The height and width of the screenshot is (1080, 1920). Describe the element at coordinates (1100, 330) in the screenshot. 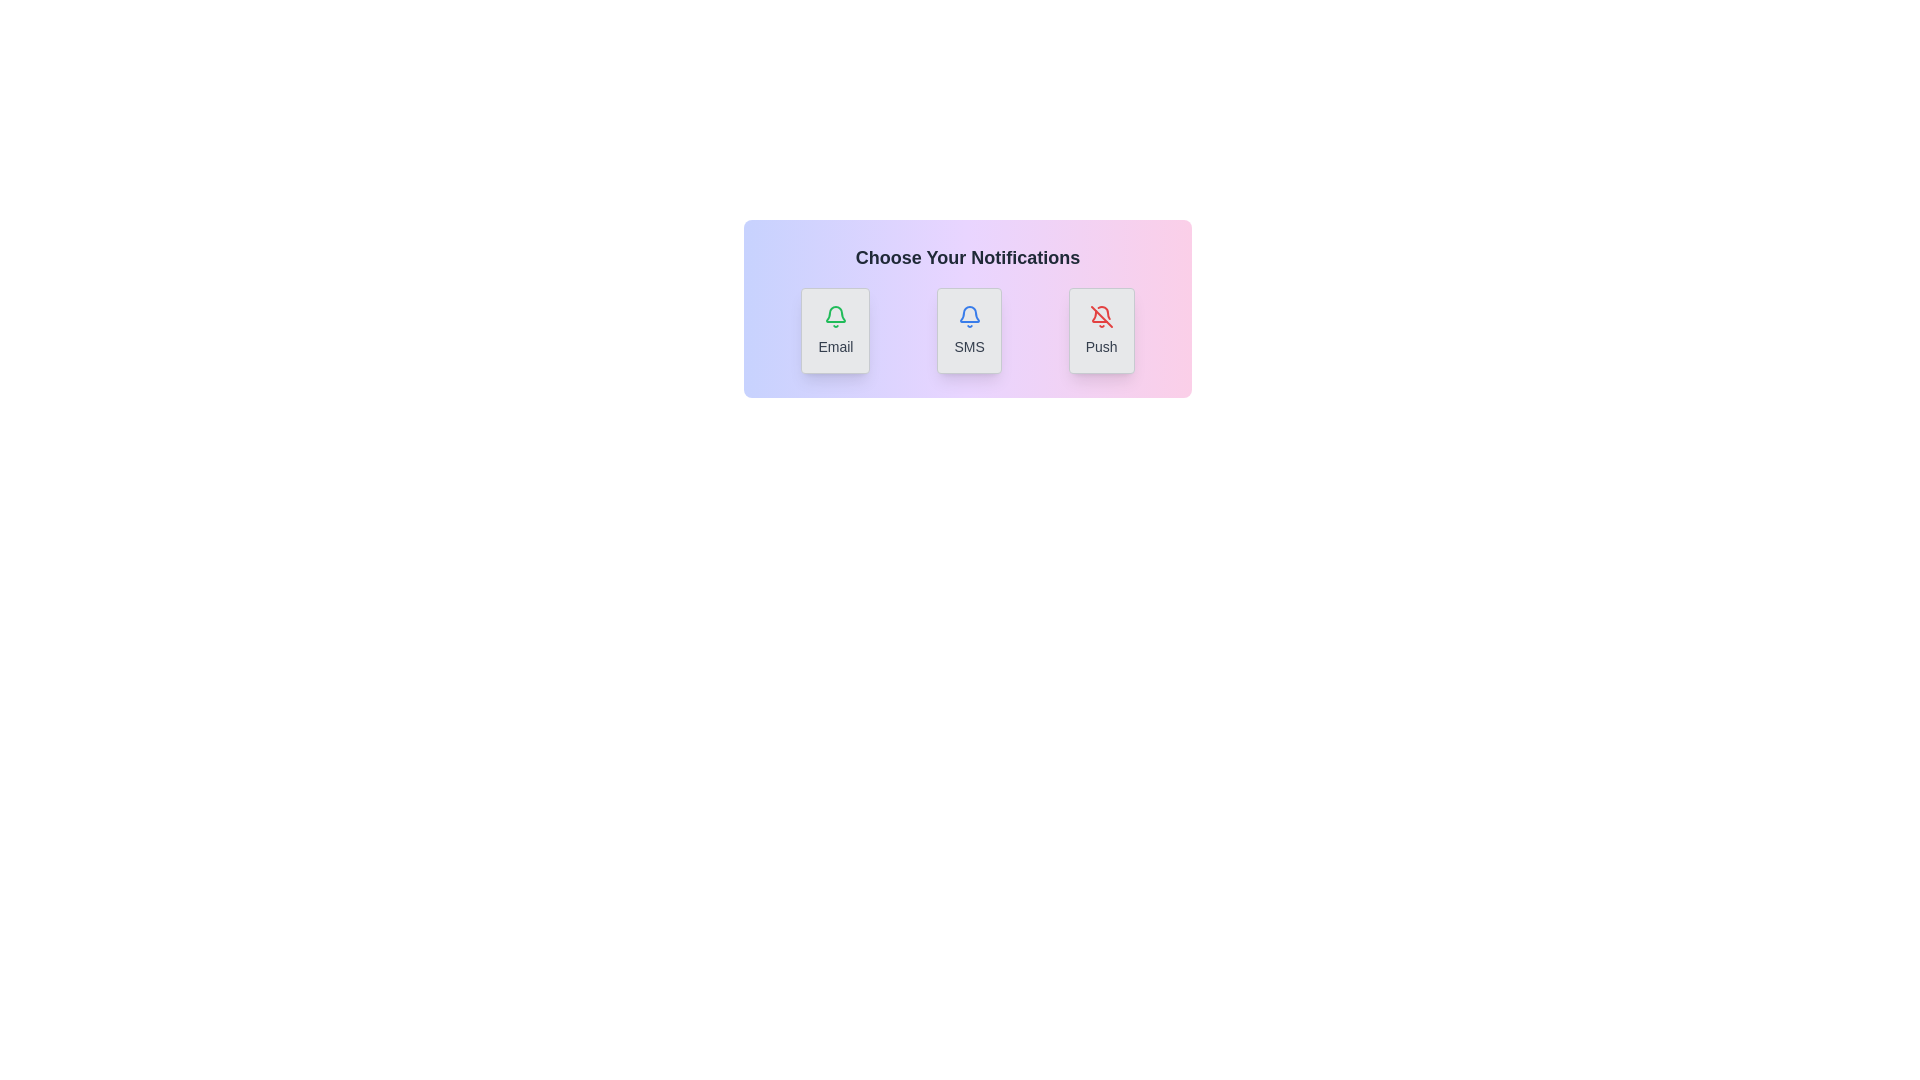

I see `the visual indicator for Push` at that location.